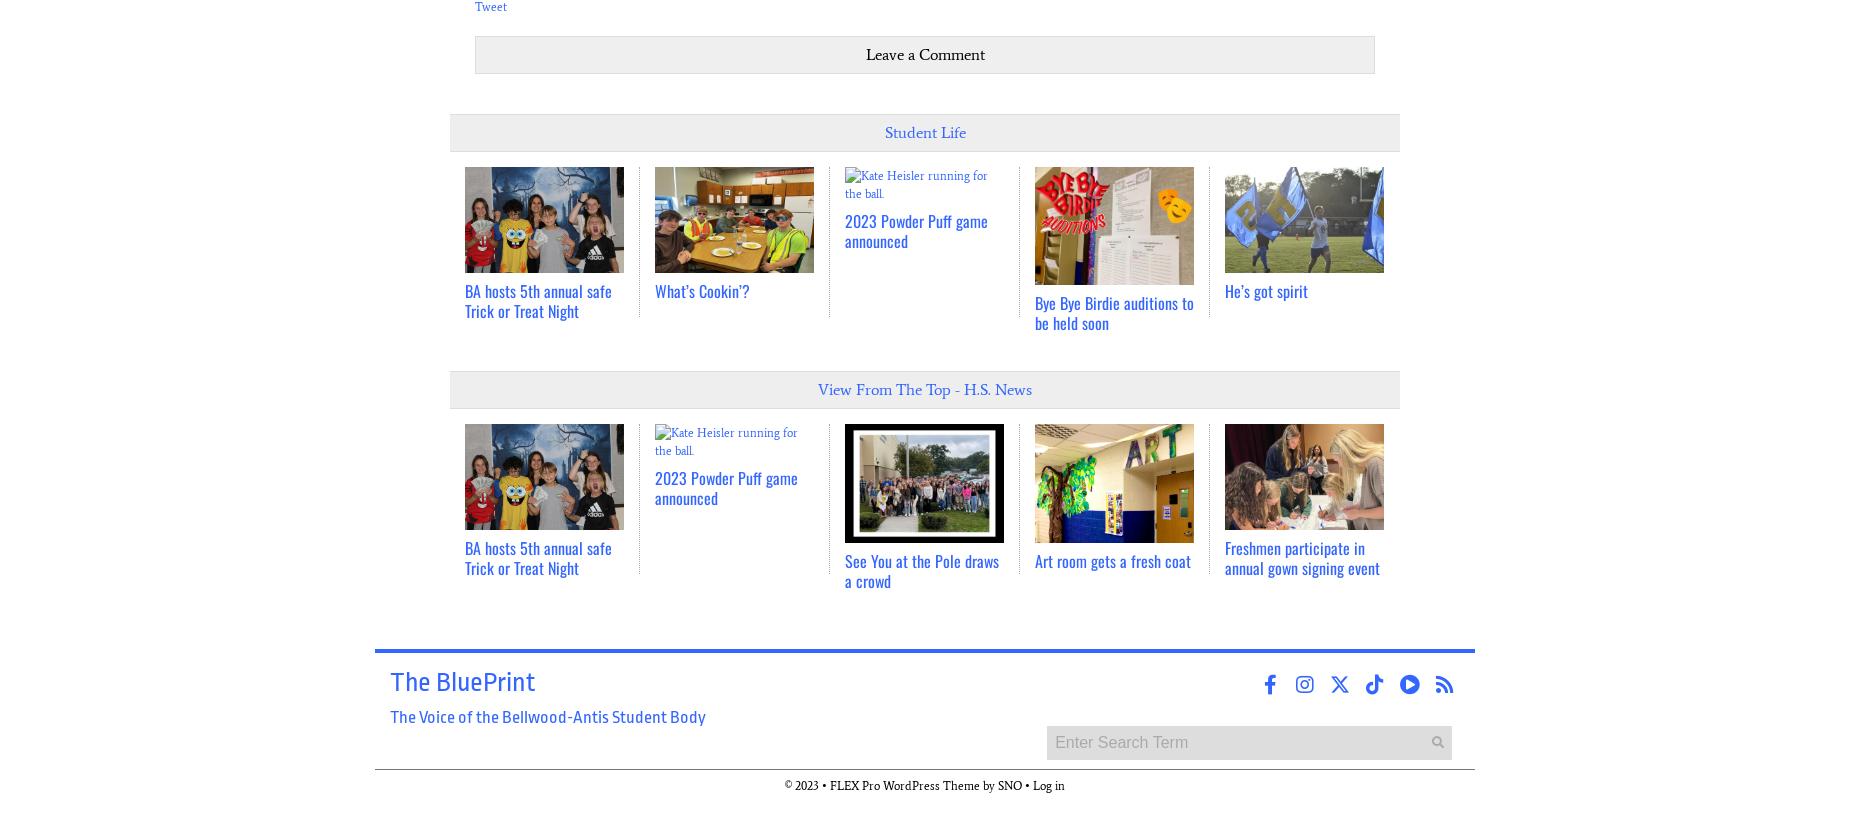 The width and height of the screenshot is (1850, 822). Describe the element at coordinates (924, 53) in the screenshot. I see `'Leave a Comment'` at that location.